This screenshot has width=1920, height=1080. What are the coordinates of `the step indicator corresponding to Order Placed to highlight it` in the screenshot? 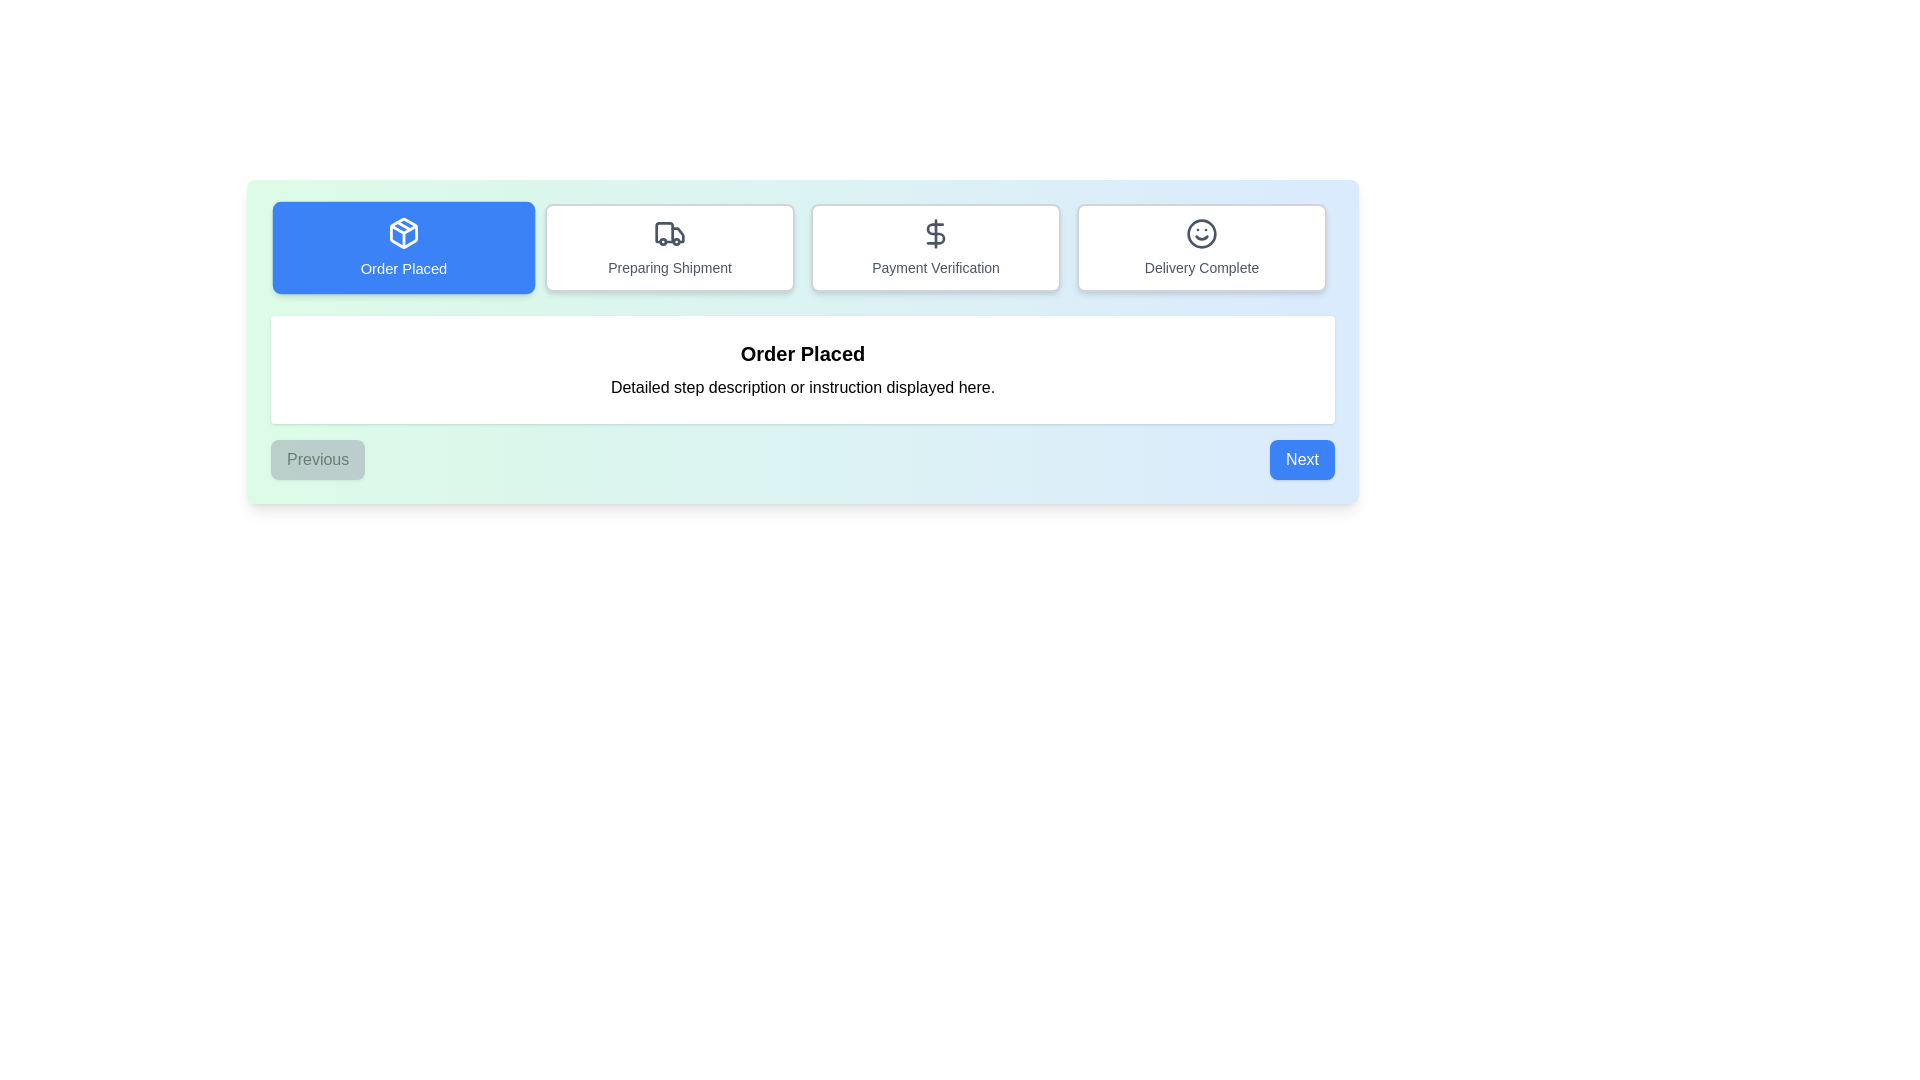 It's located at (402, 246).